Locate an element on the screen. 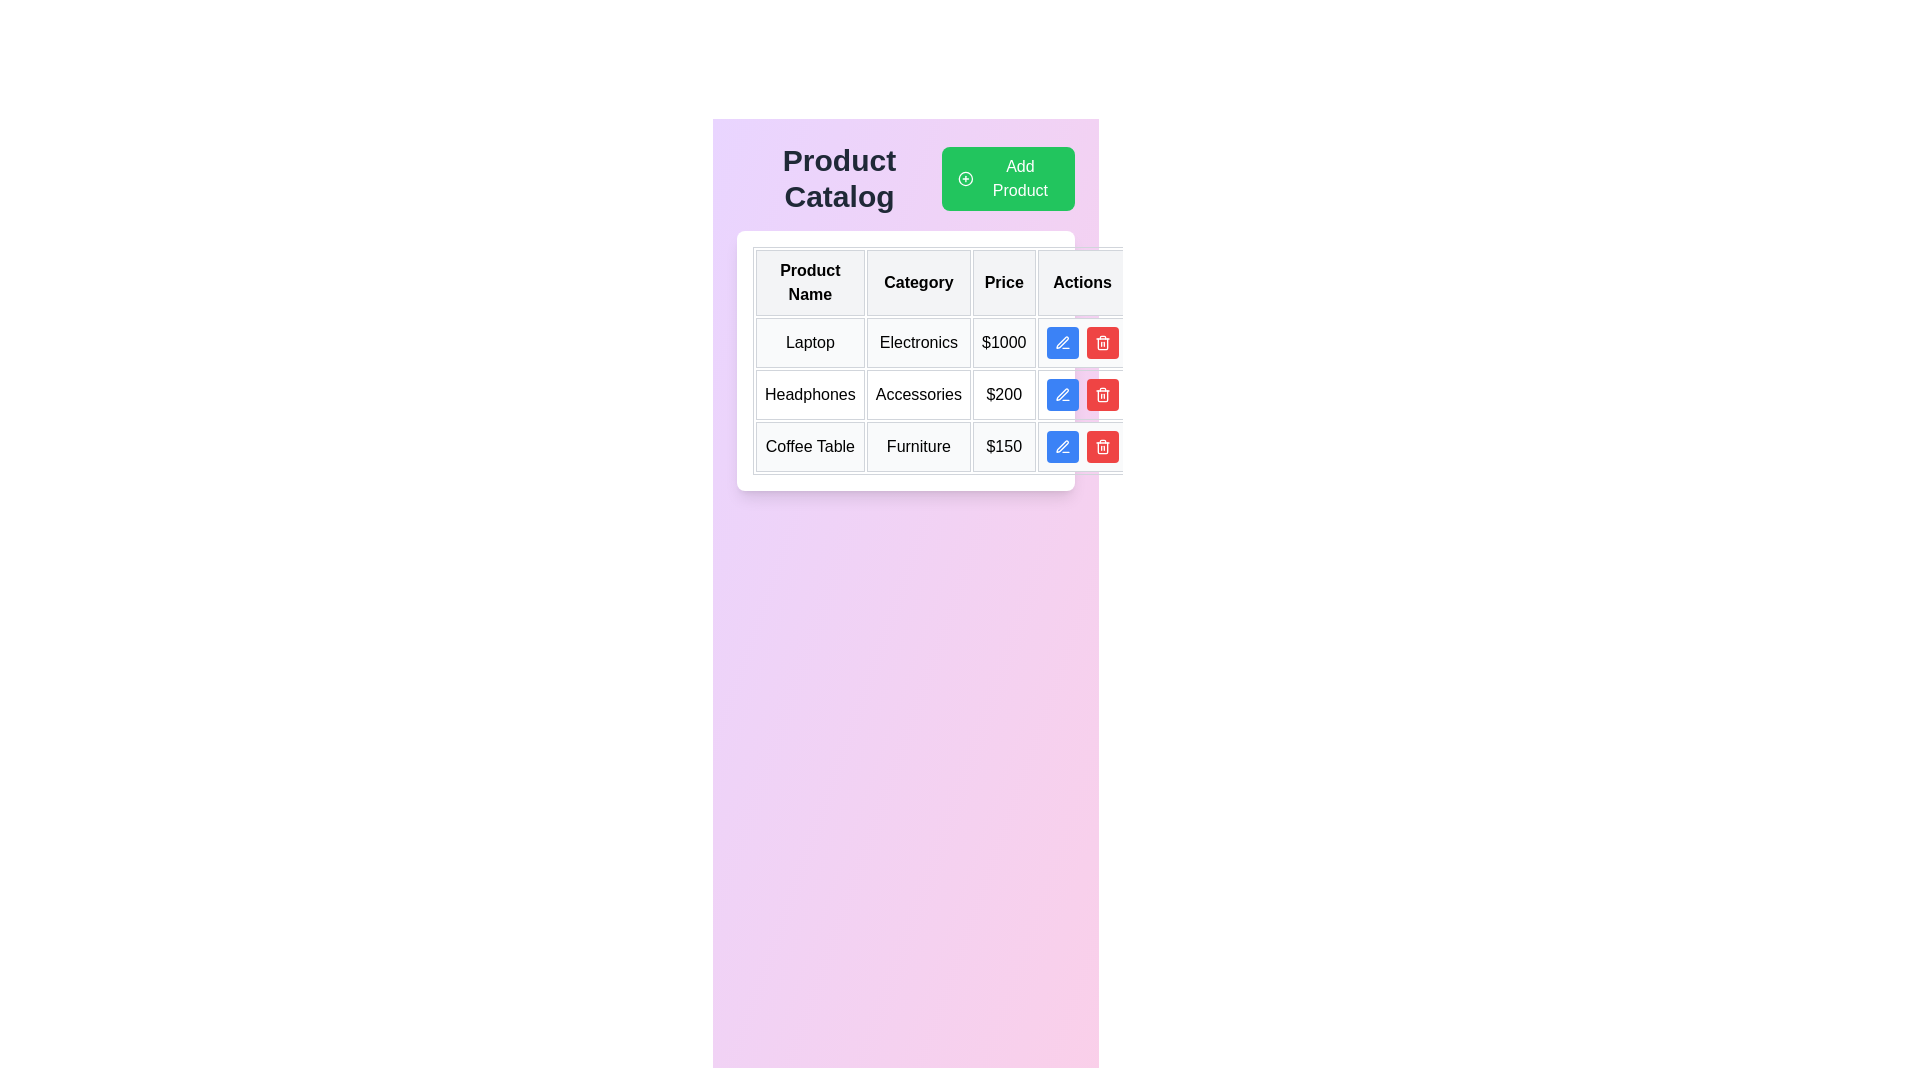 The width and height of the screenshot is (1920, 1080). the interactive red button with a trash bin icon located at the far right of the last row in the table under the 'Actions' column is located at coordinates (1081, 446).